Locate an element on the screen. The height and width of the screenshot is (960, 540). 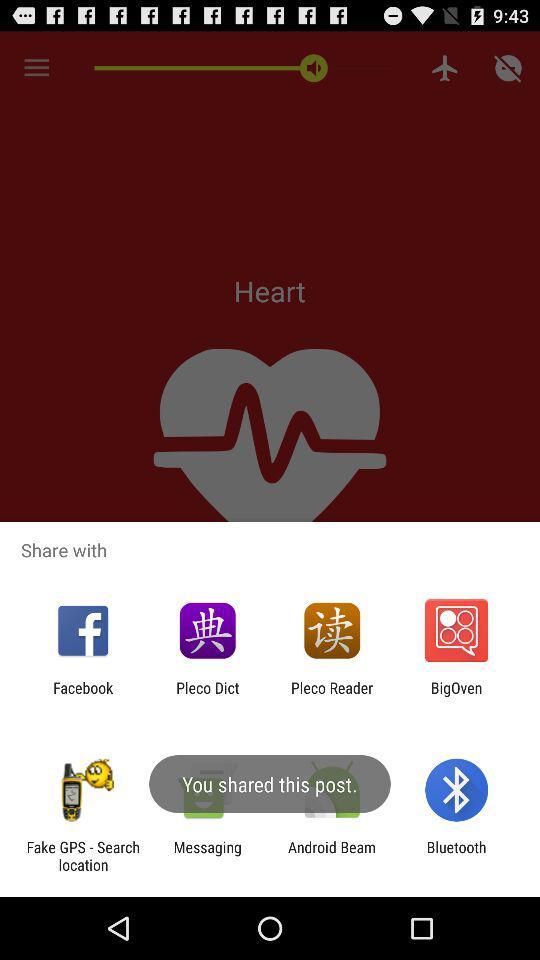
app to the left of android beam item is located at coordinates (206, 855).